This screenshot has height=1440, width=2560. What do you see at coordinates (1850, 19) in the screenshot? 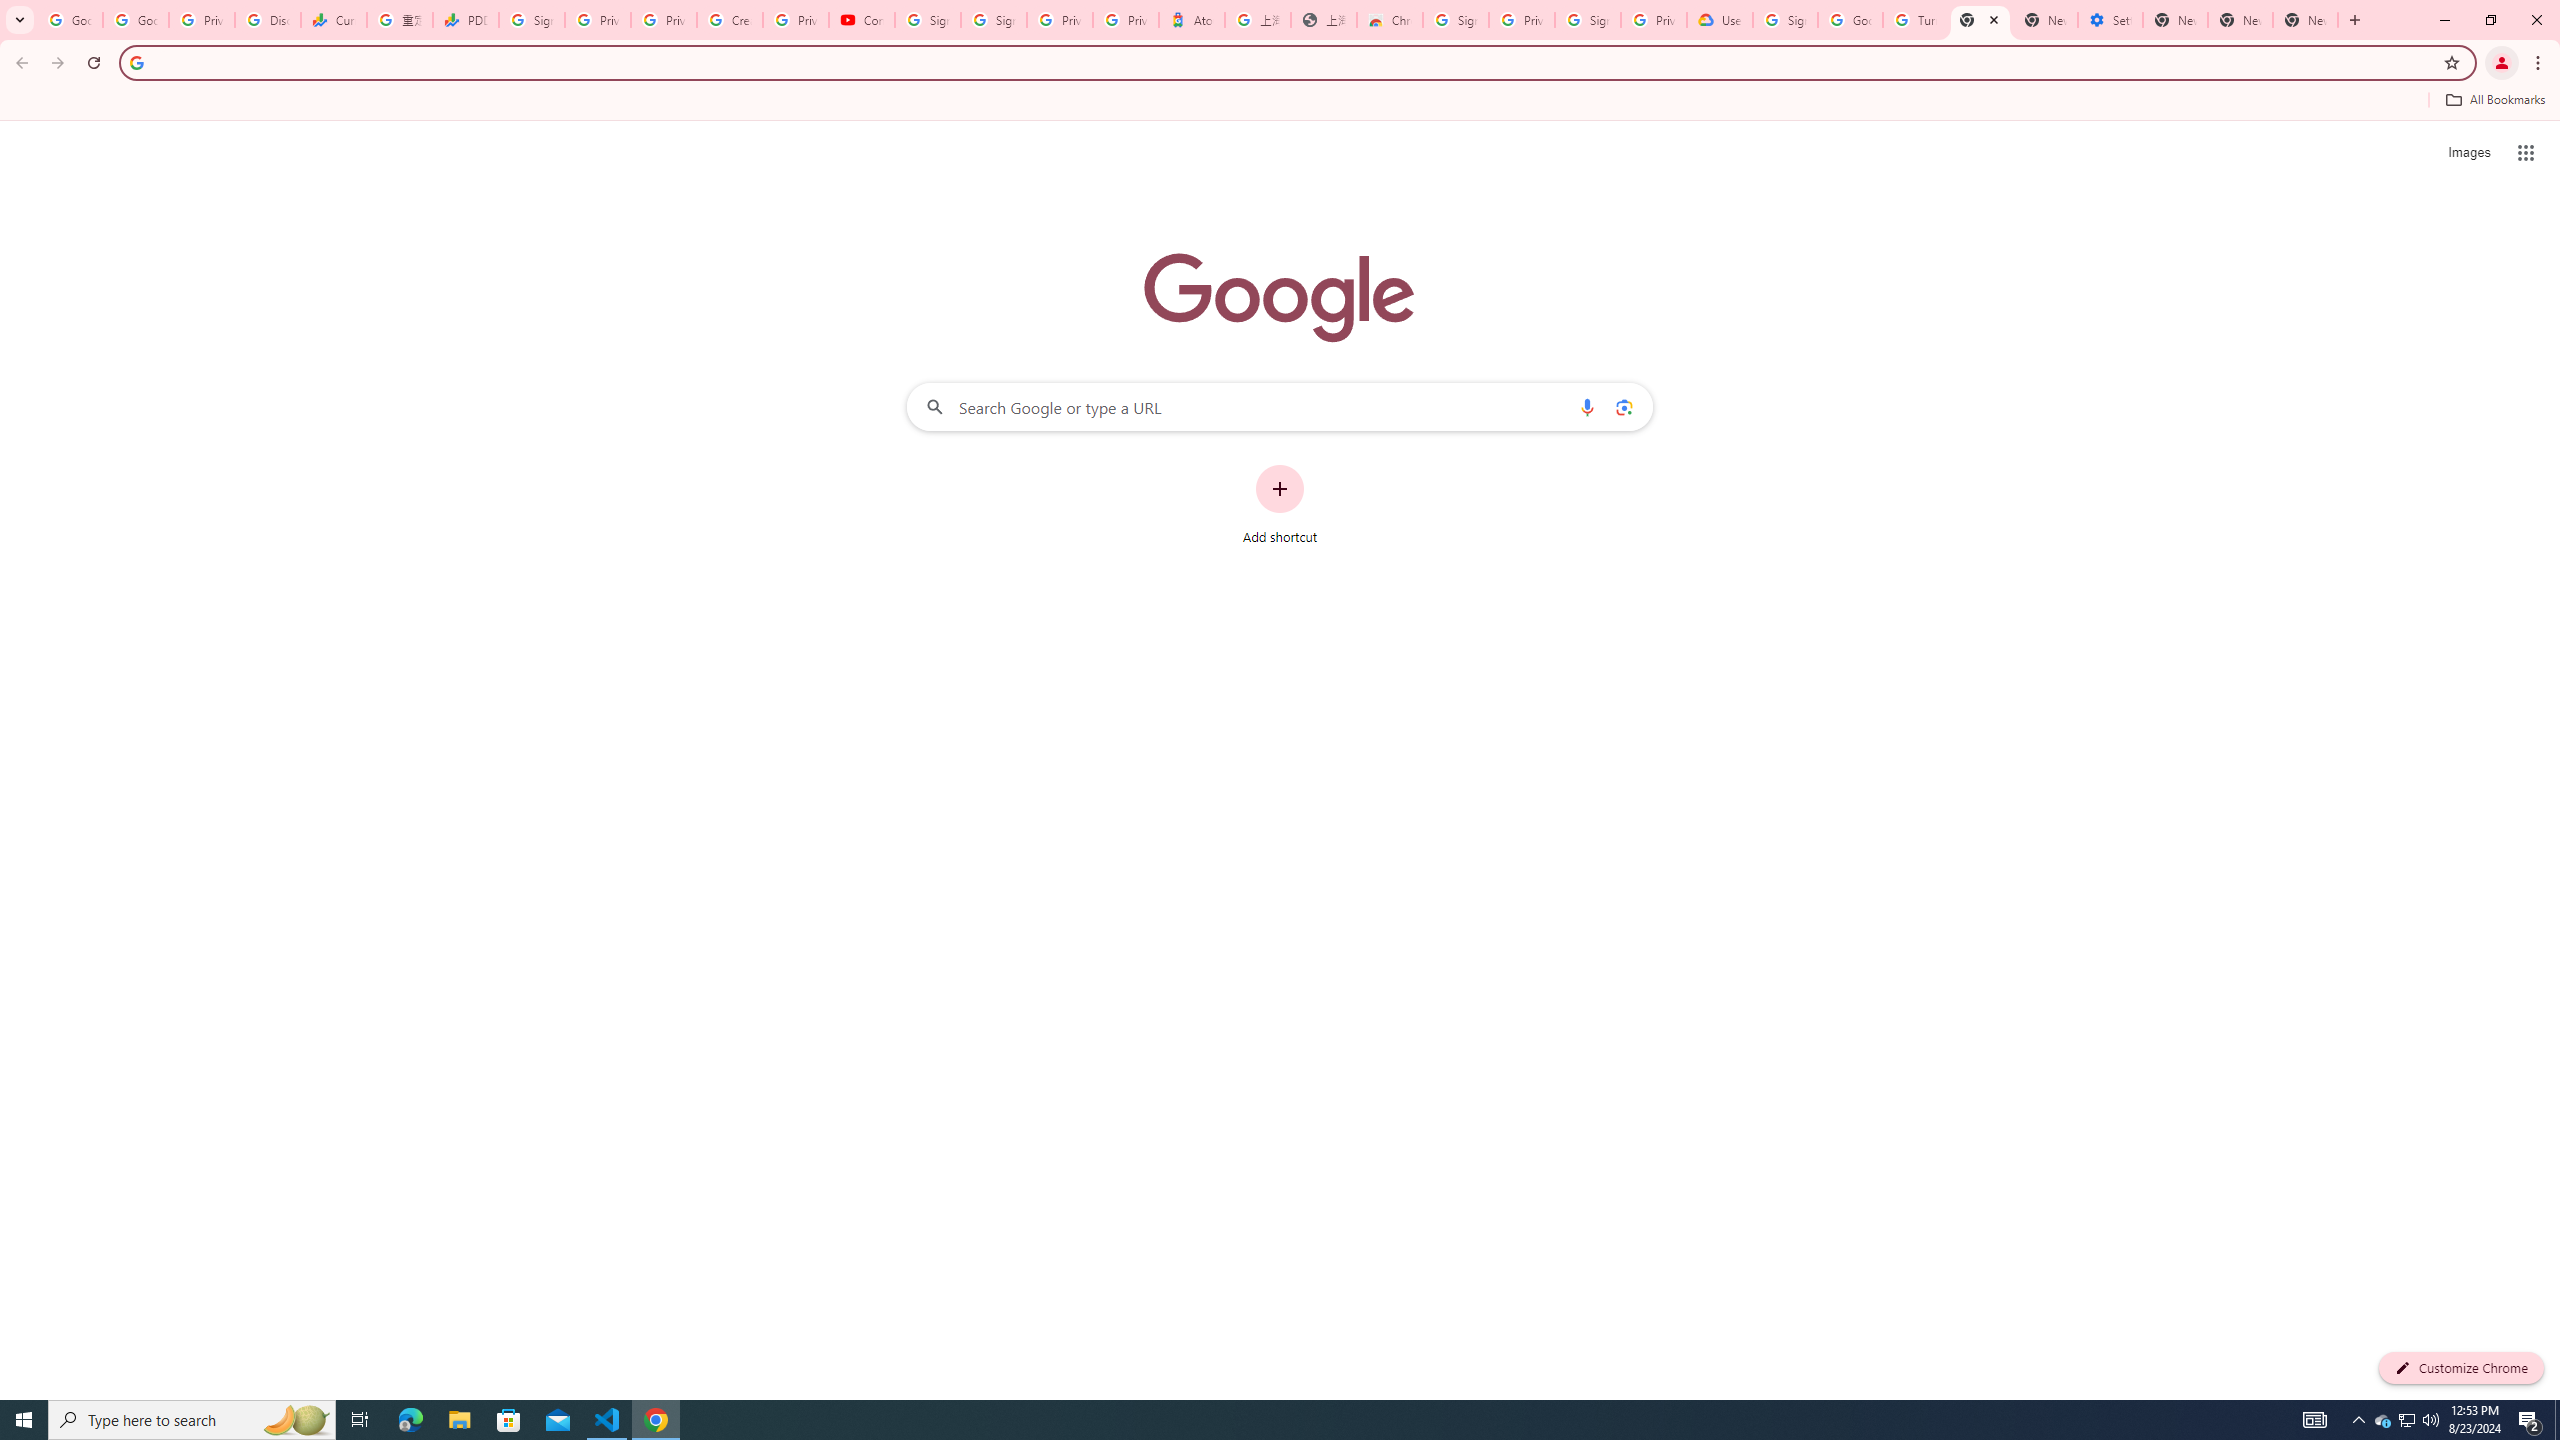
I see `'Google Account Help'` at bounding box center [1850, 19].